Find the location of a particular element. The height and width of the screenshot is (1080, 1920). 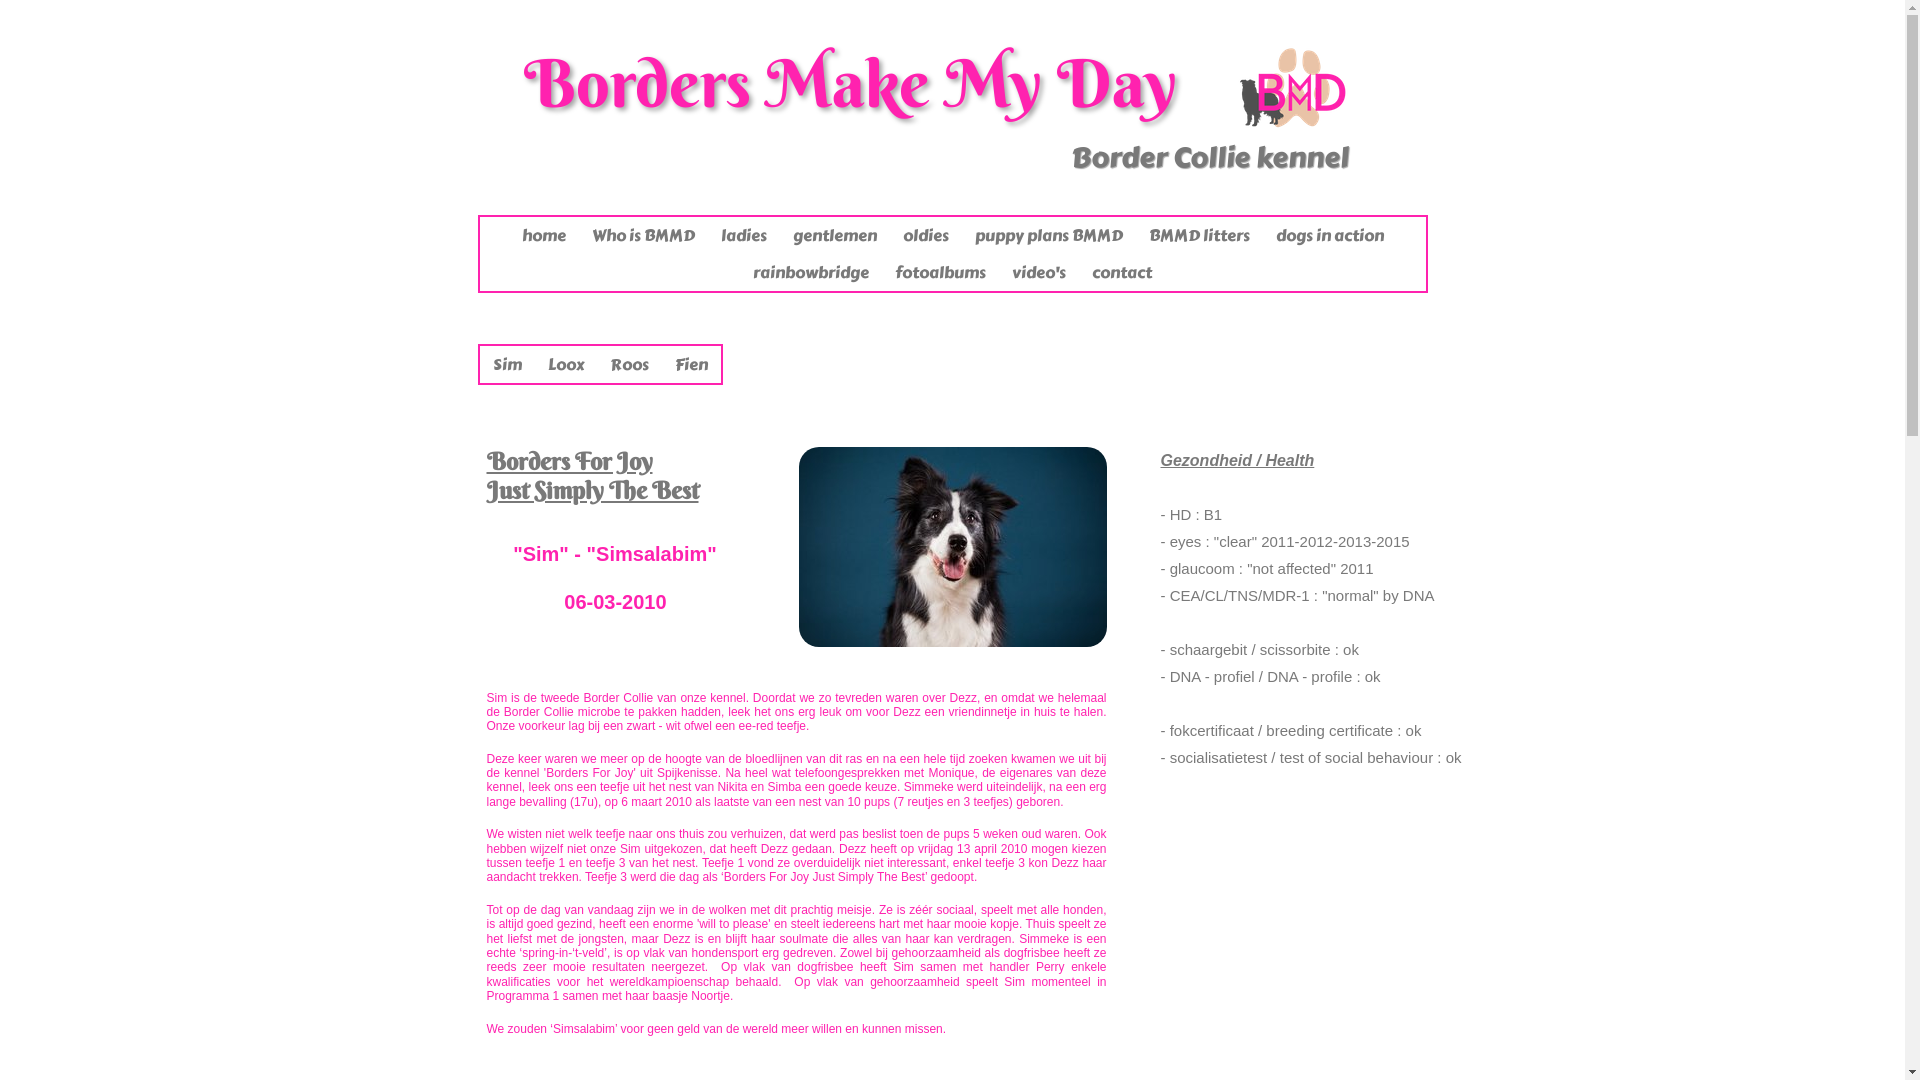

'Fien' is located at coordinates (691, 364).